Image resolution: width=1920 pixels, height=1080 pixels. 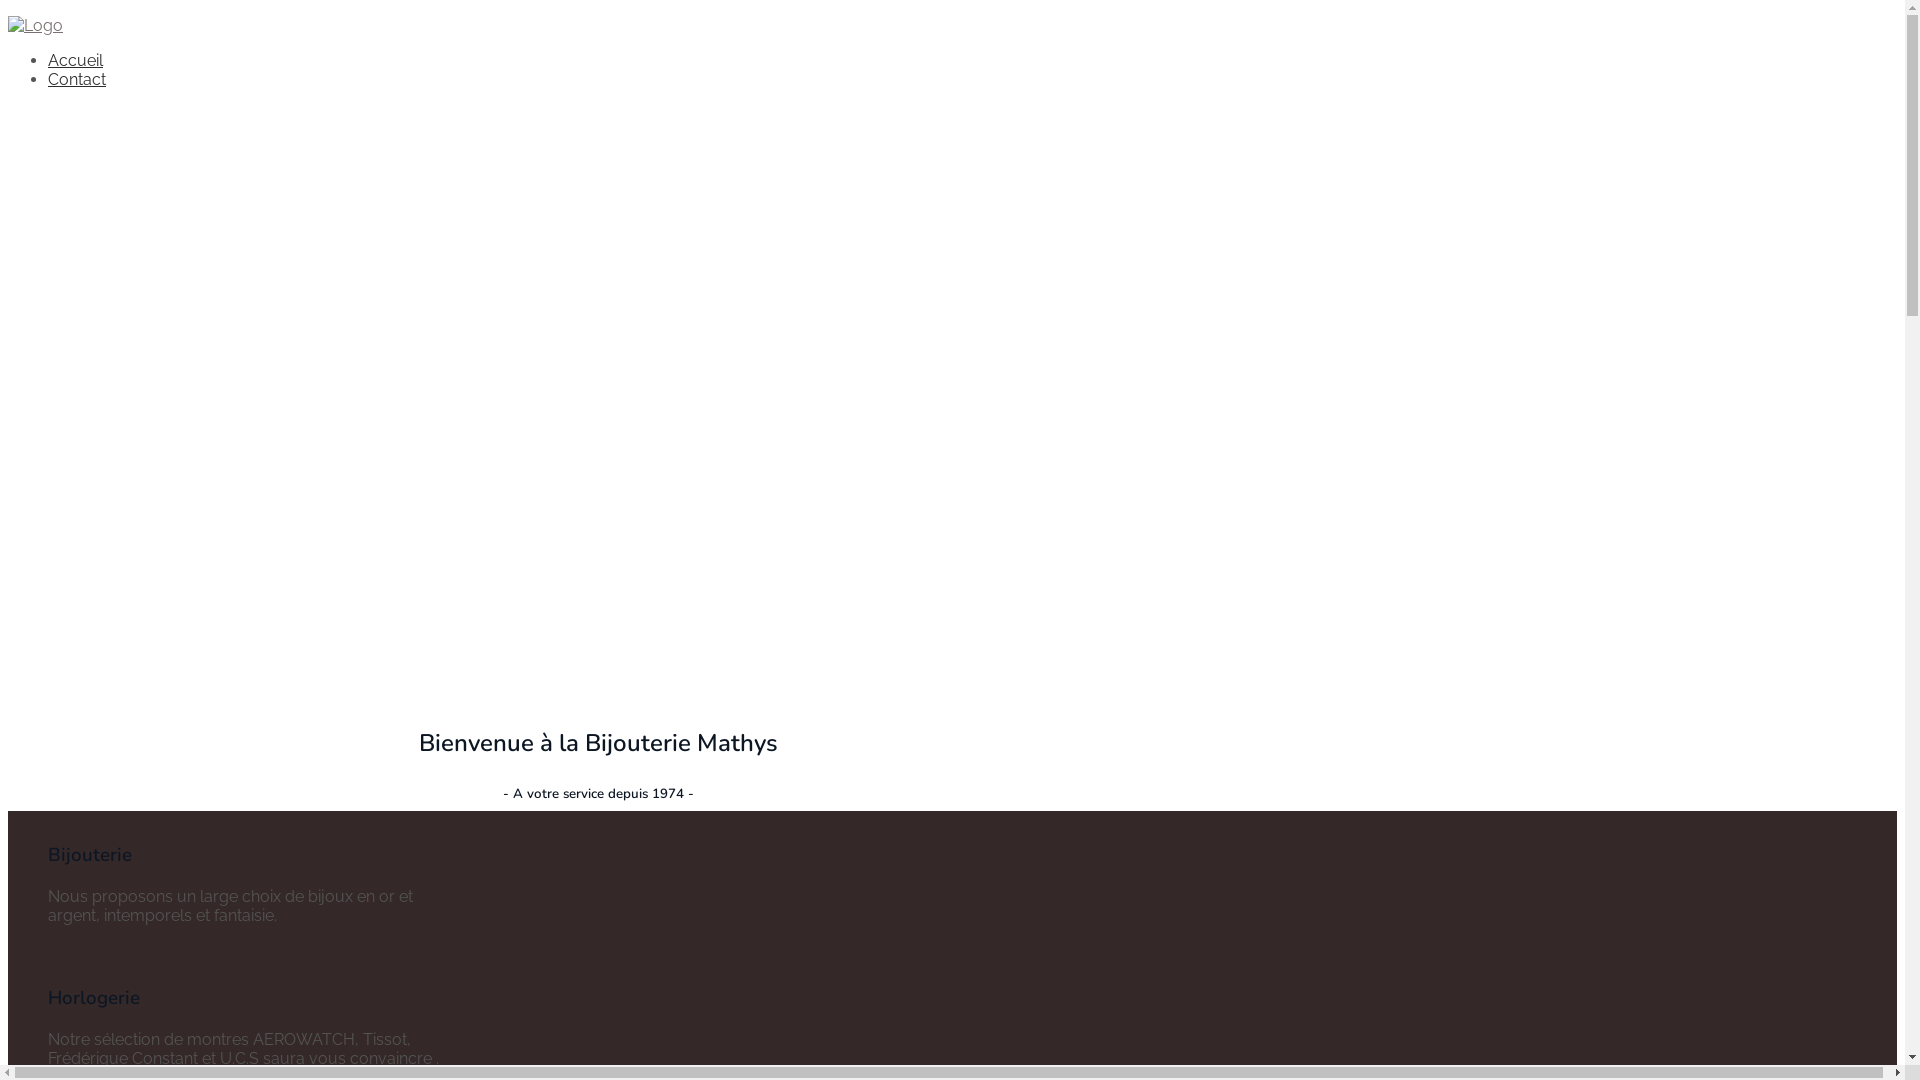 What do you see at coordinates (76, 78) in the screenshot?
I see `'Contact'` at bounding box center [76, 78].